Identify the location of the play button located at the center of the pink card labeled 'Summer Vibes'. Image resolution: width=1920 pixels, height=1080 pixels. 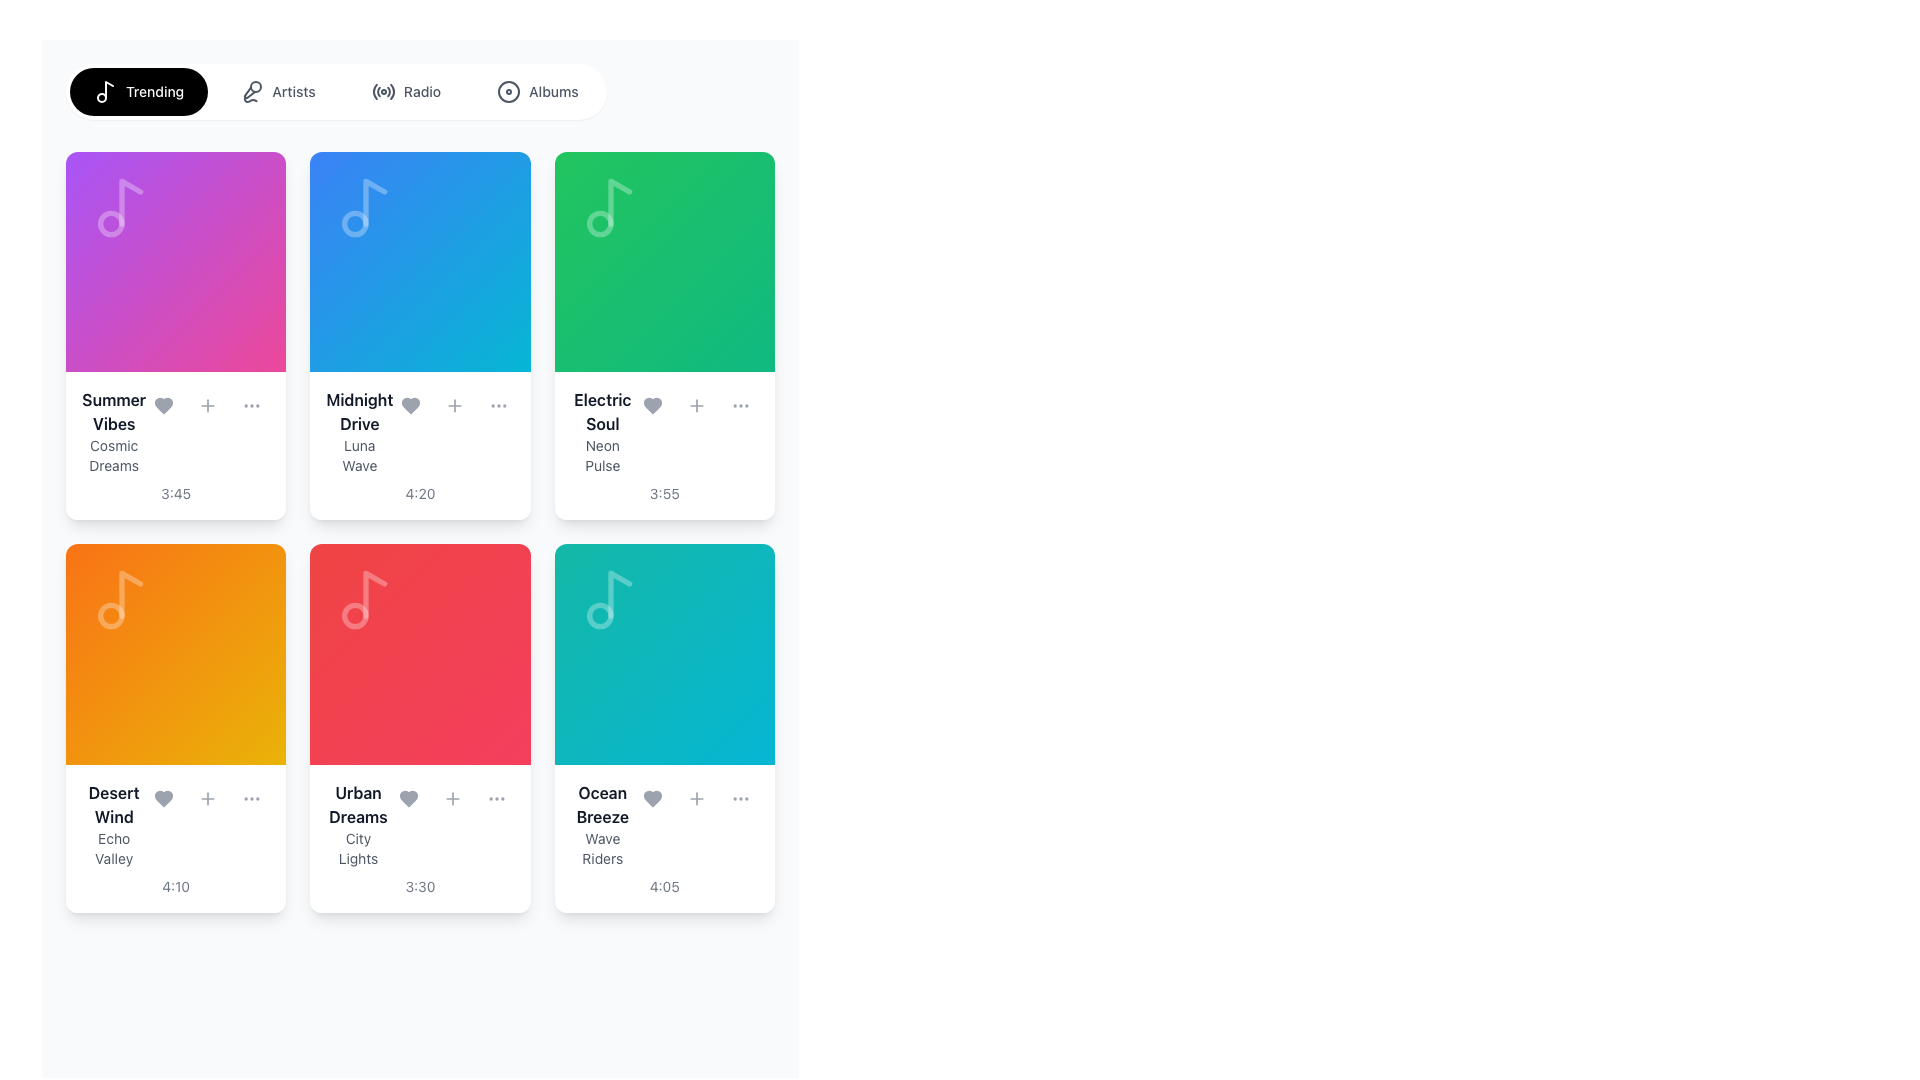
(176, 261).